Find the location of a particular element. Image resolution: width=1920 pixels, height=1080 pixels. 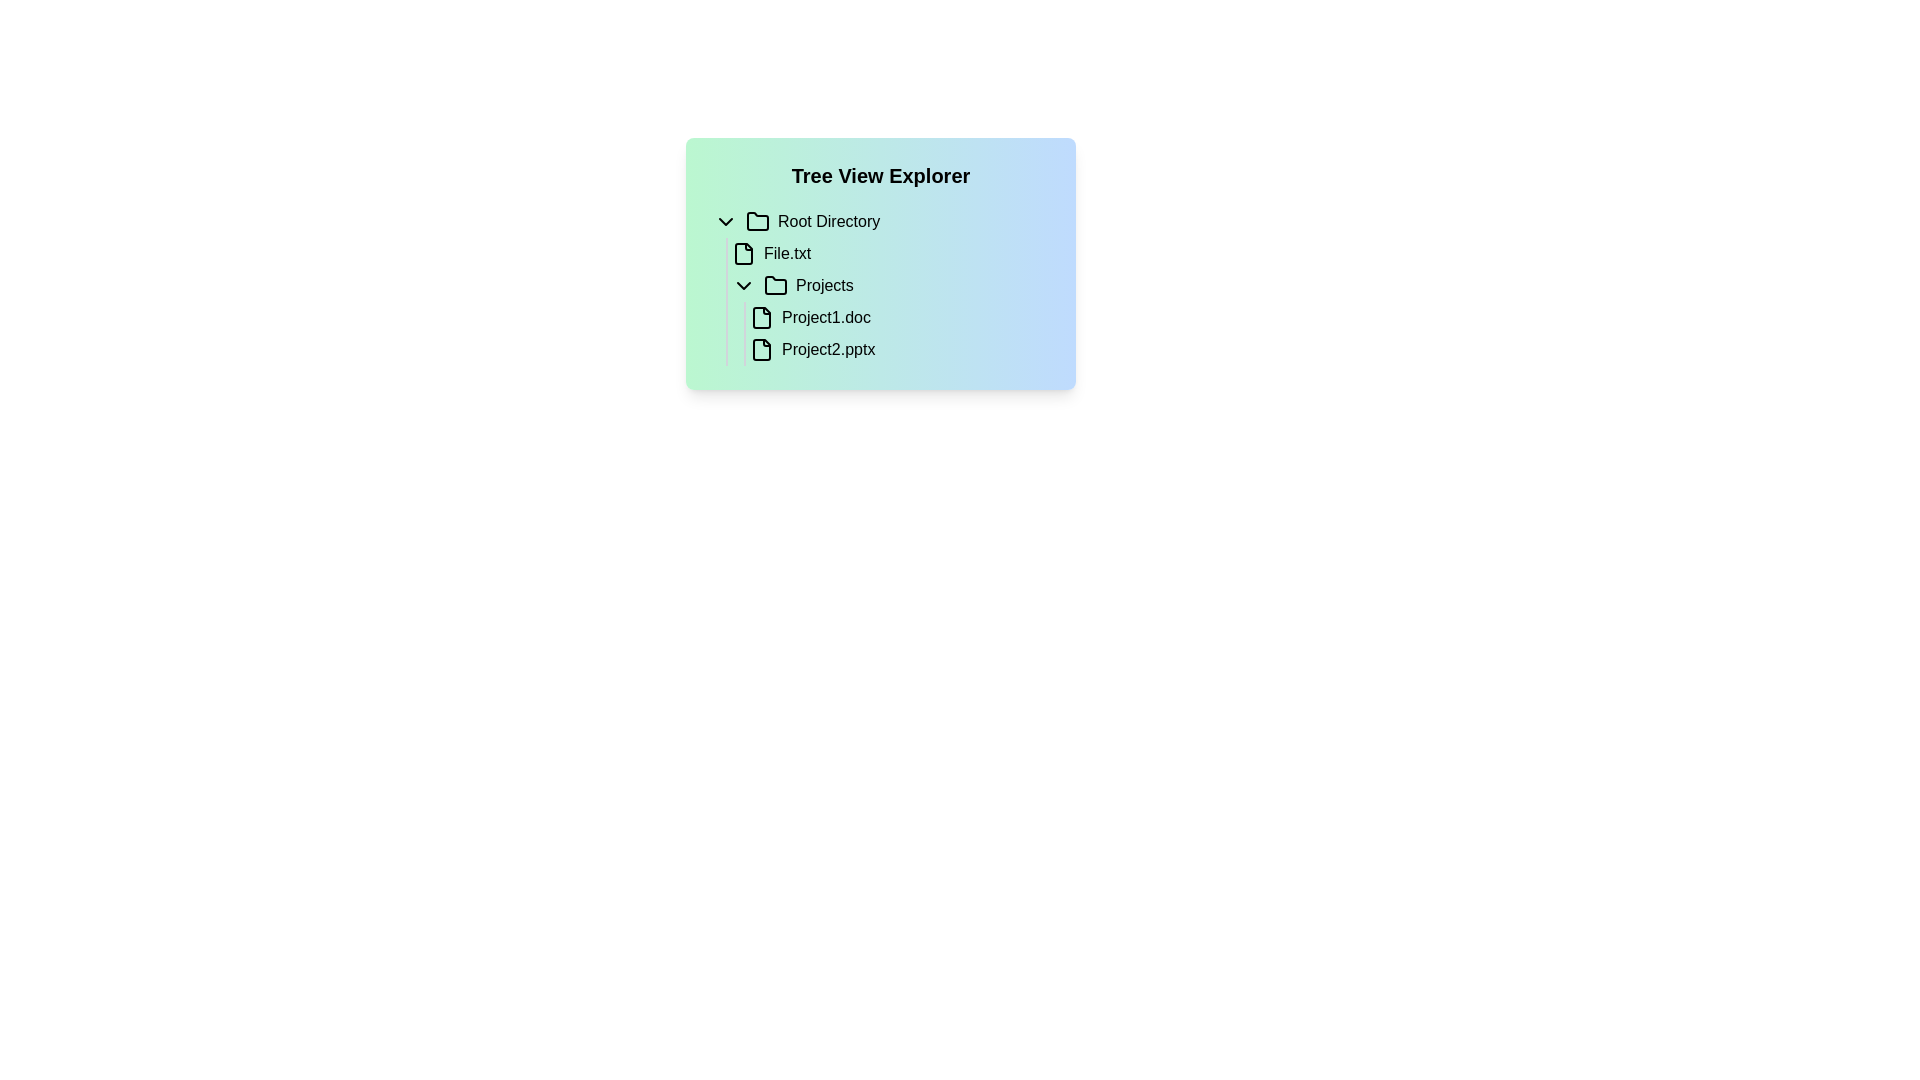

the small rectangular folder icon outlined in black, which is positioned to the left of the text 'Projects' and to the right of the downward chevron icon is located at coordinates (775, 285).